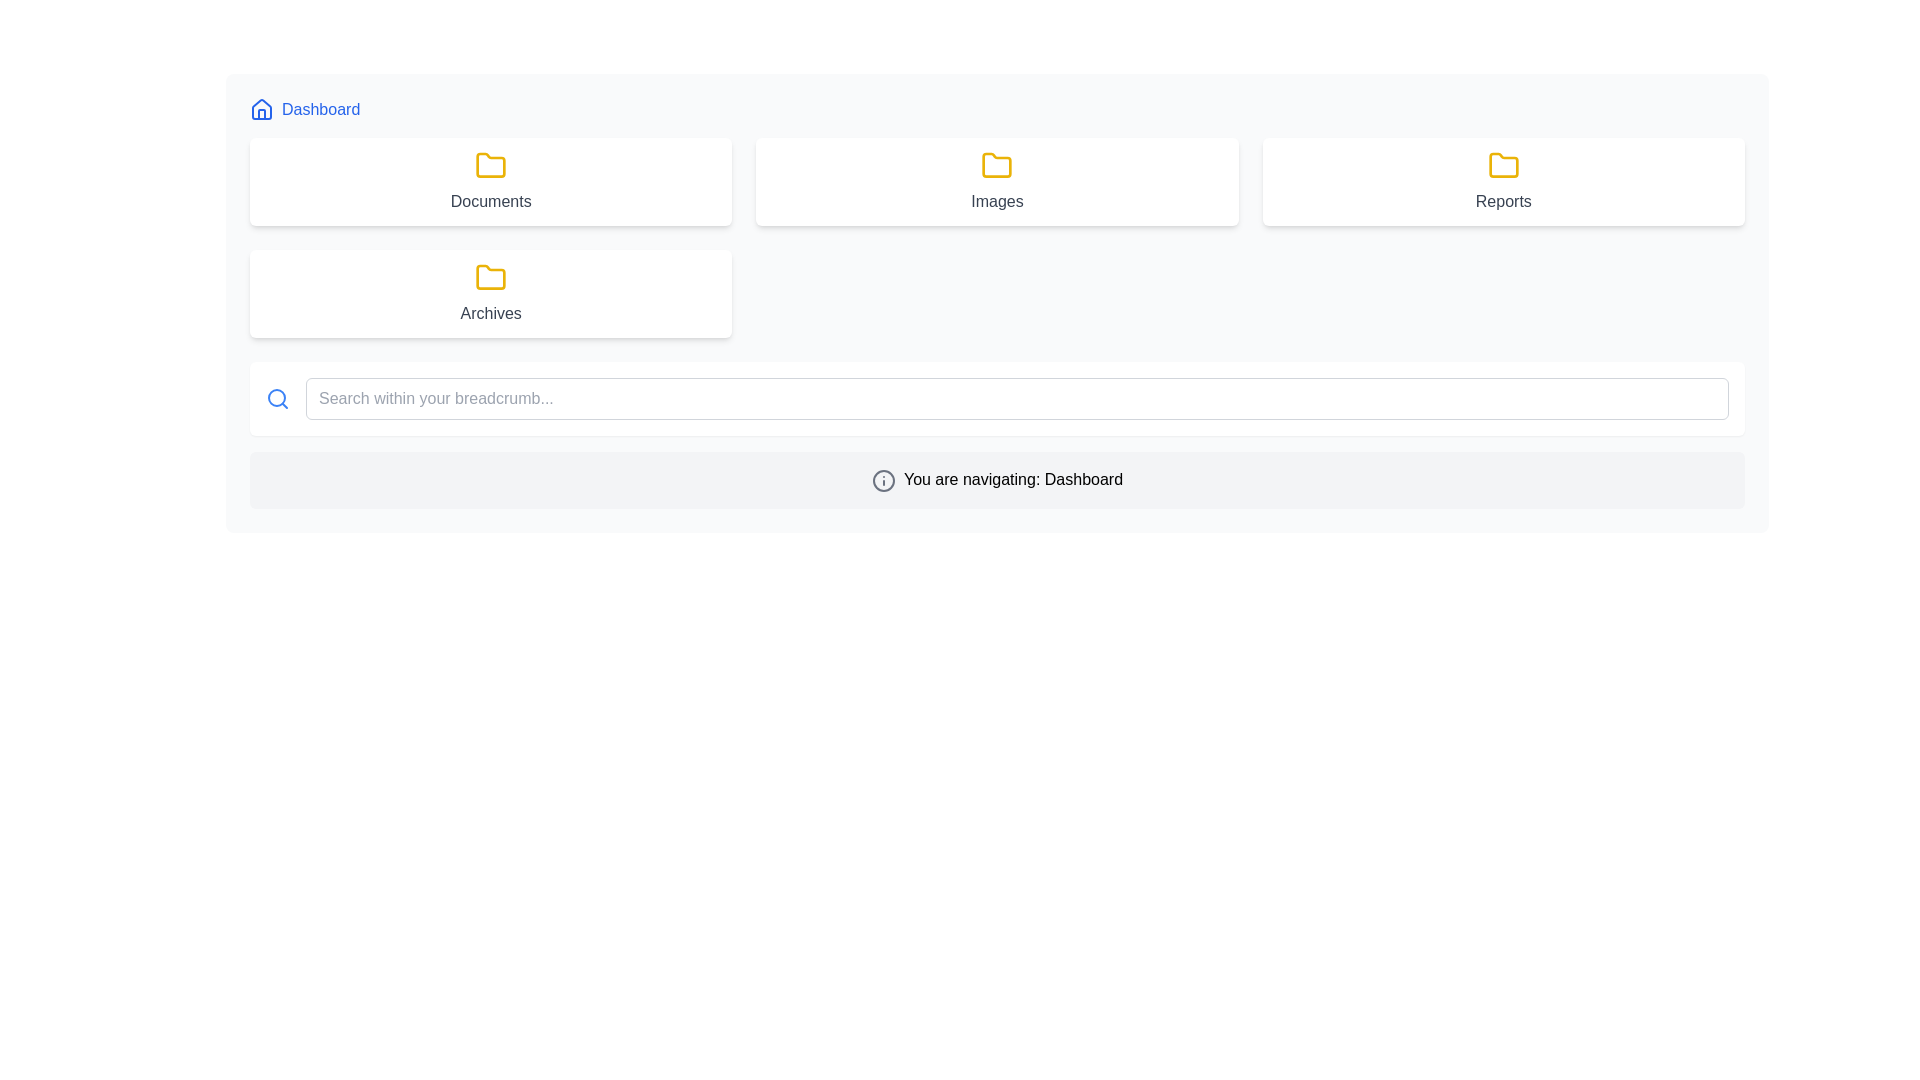 The height and width of the screenshot is (1080, 1920). I want to click on the 'Images' icon located in the middle of the box labeled 'Images', so click(997, 164).